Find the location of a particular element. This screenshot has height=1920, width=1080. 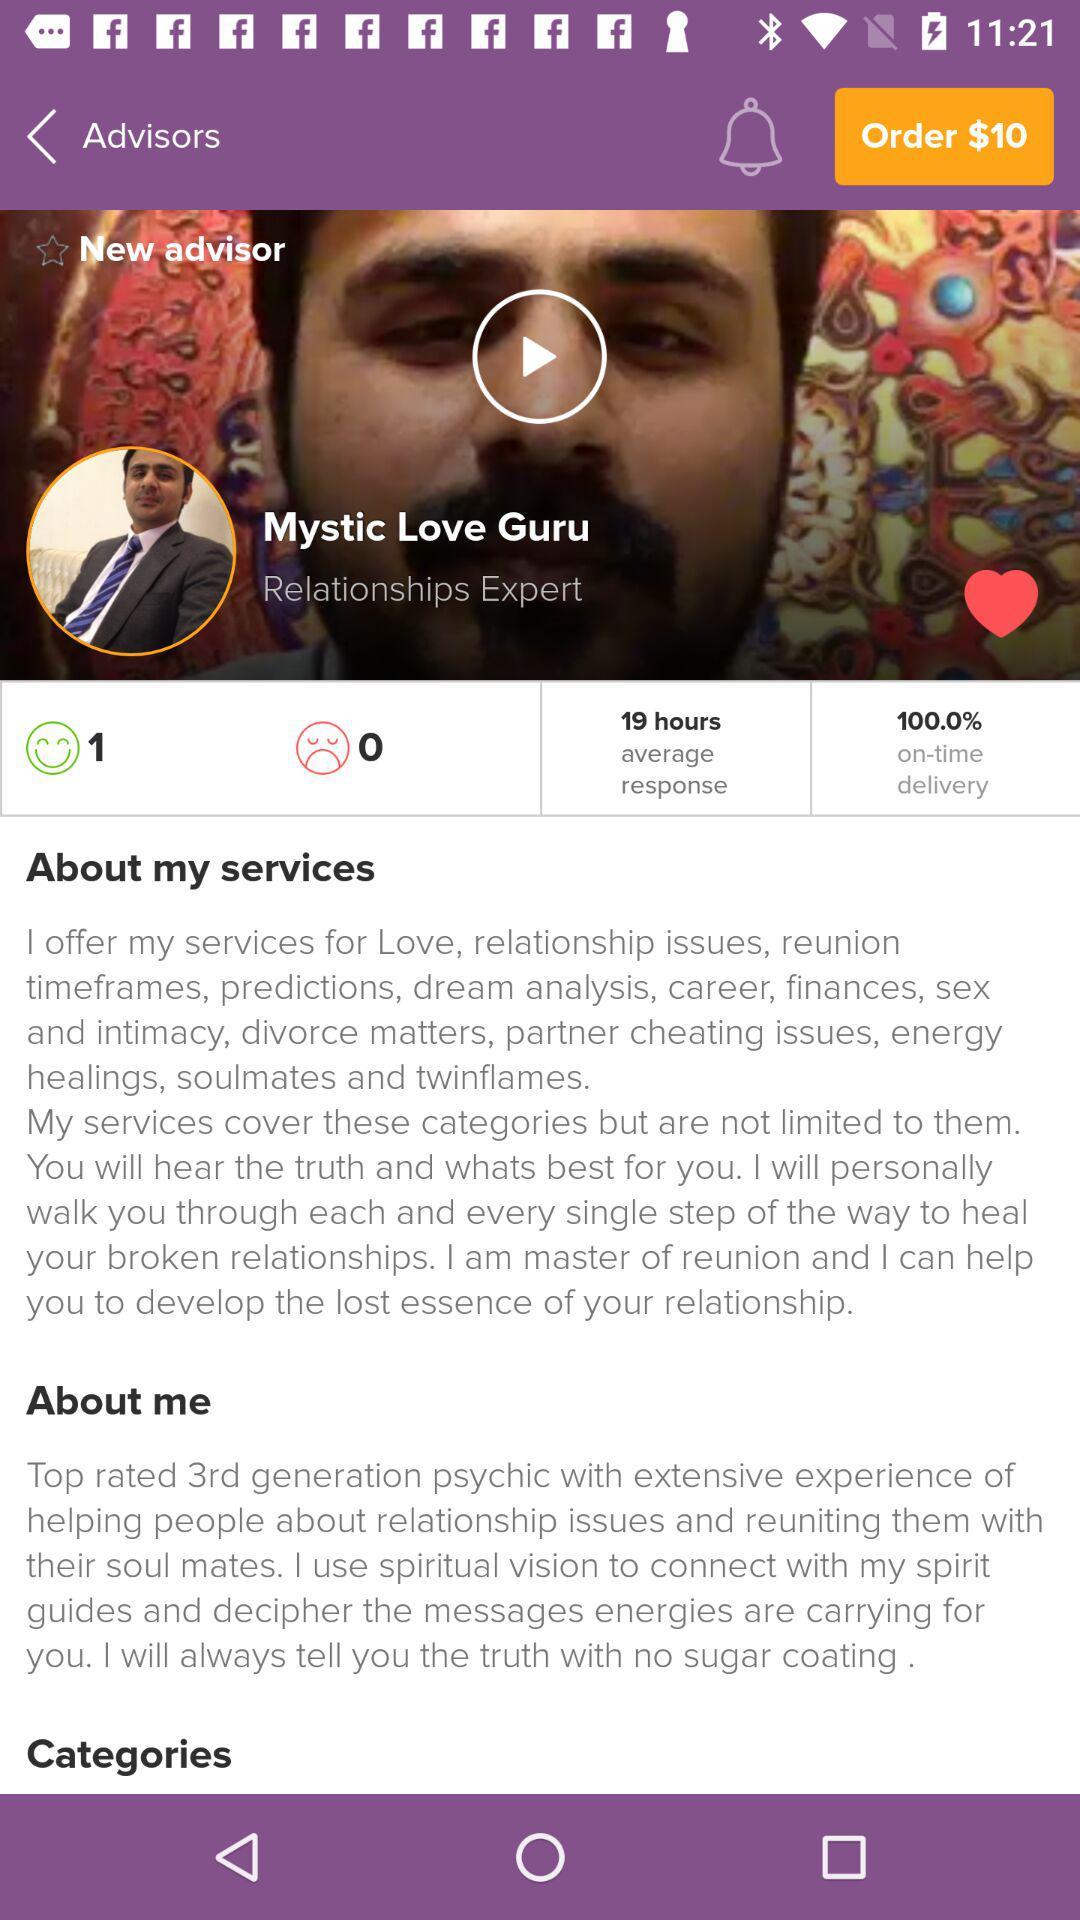

the item above mystic love guru is located at coordinates (538, 356).